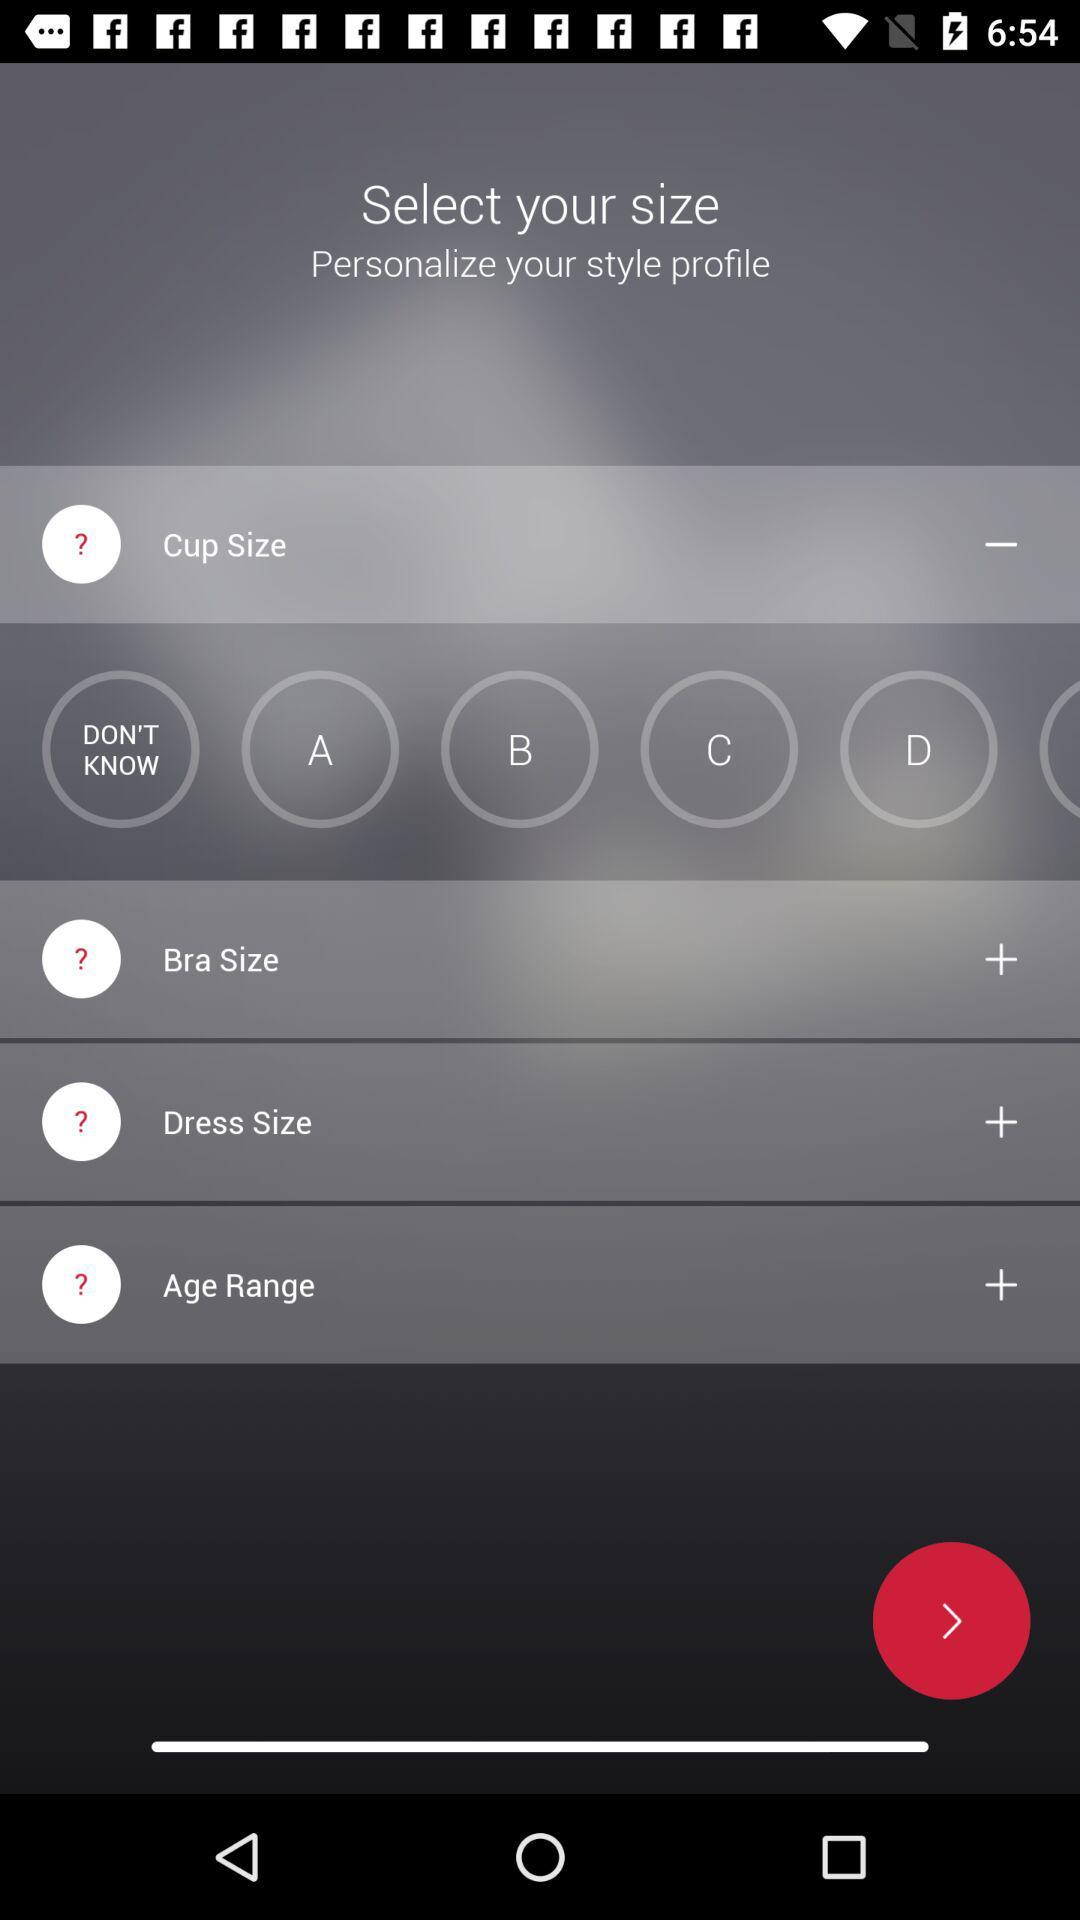 The height and width of the screenshot is (1920, 1080). What do you see at coordinates (943, 1620) in the screenshot?
I see `the arrow_forward icon` at bounding box center [943, 1620].